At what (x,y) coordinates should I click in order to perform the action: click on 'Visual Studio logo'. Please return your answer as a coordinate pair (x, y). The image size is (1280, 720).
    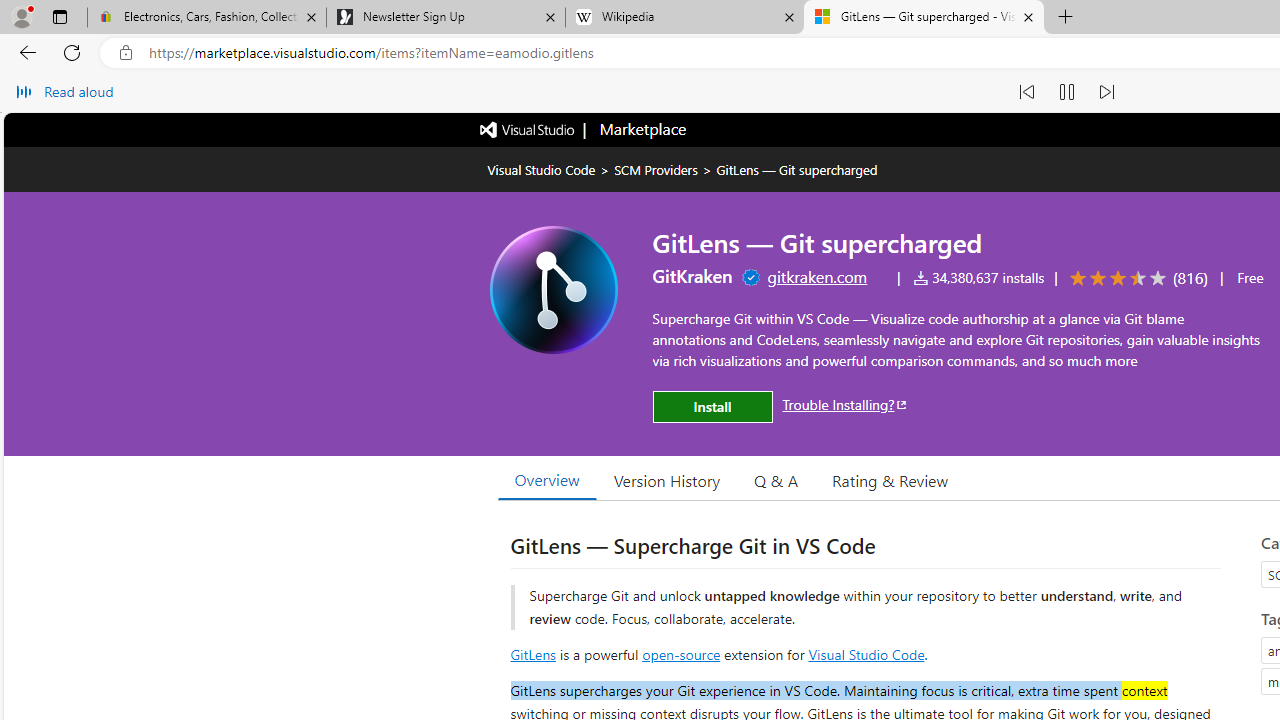
    Looking at the image, I should click on (528, 128).